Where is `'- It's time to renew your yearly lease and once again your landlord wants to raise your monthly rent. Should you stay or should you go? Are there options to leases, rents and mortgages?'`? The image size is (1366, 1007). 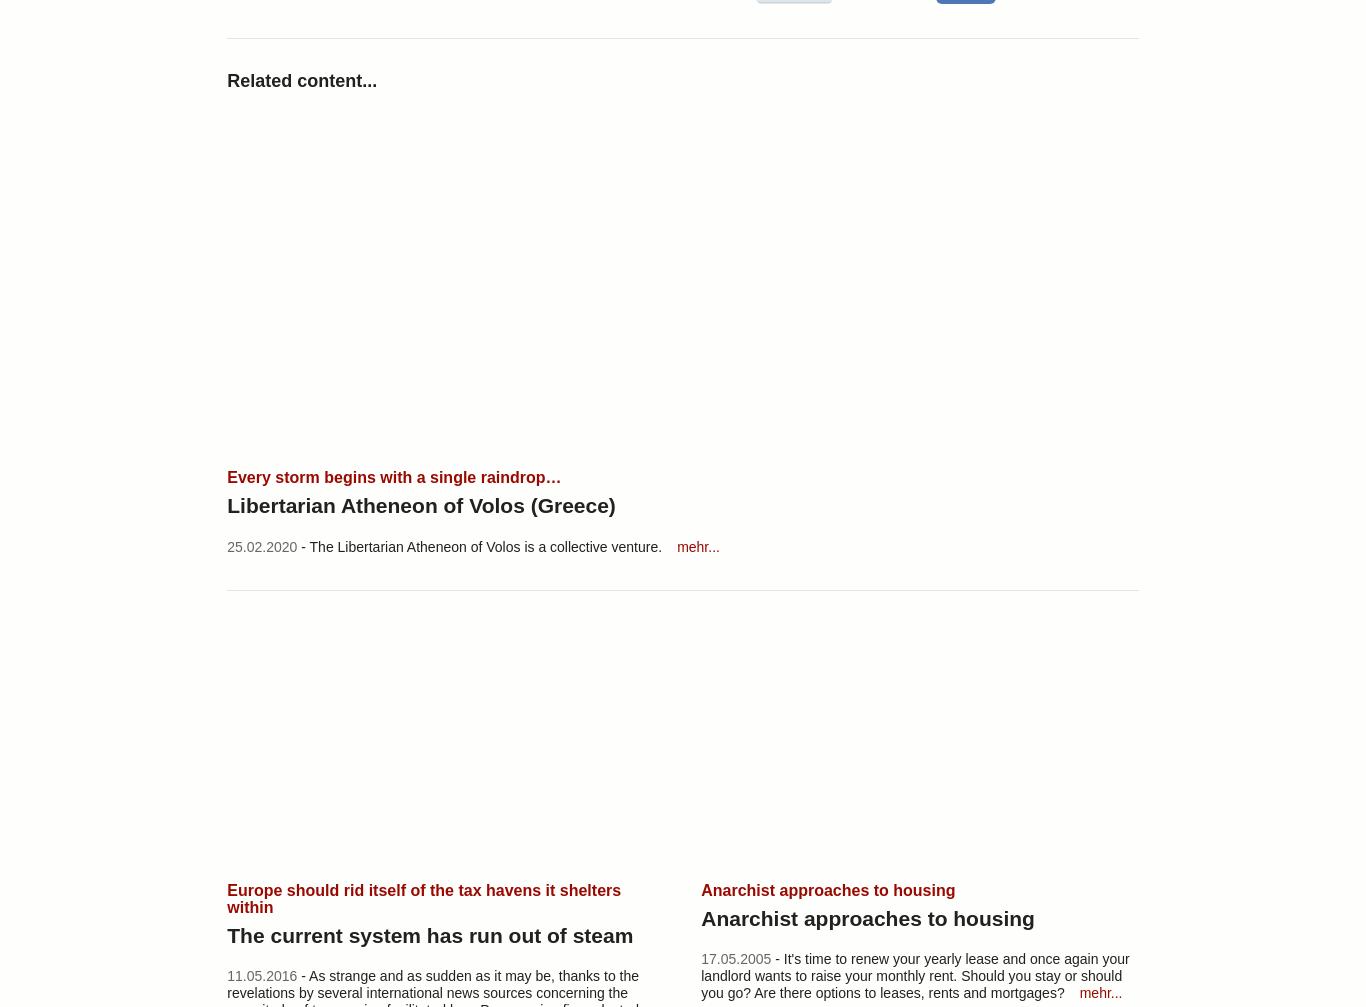
'- It's time to renew your yearly lease and once again your landlord wants to raise your monthly rent. Should you stay or should you go? Are there options to leases, rents and mortgages?' is located at coordinates (914, 974).